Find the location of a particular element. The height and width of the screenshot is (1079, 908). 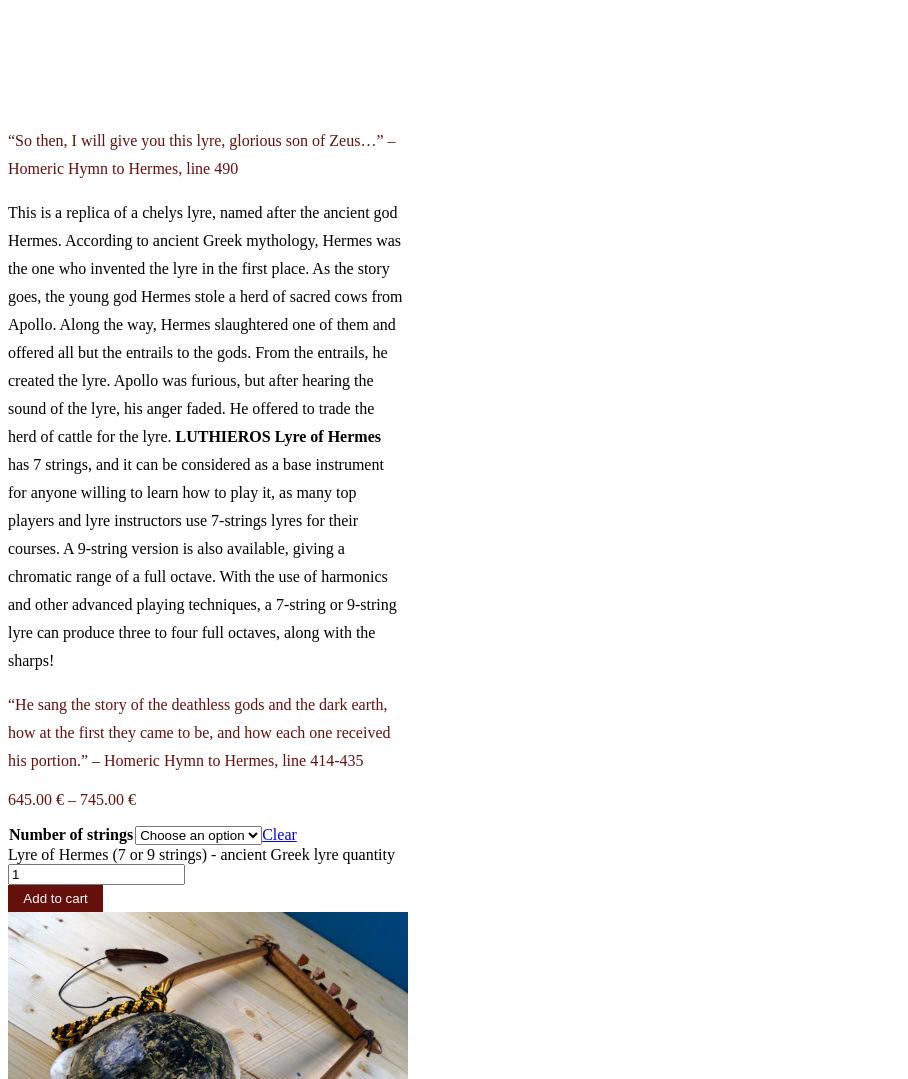

'Clear' is located at coordinates (279, 833).